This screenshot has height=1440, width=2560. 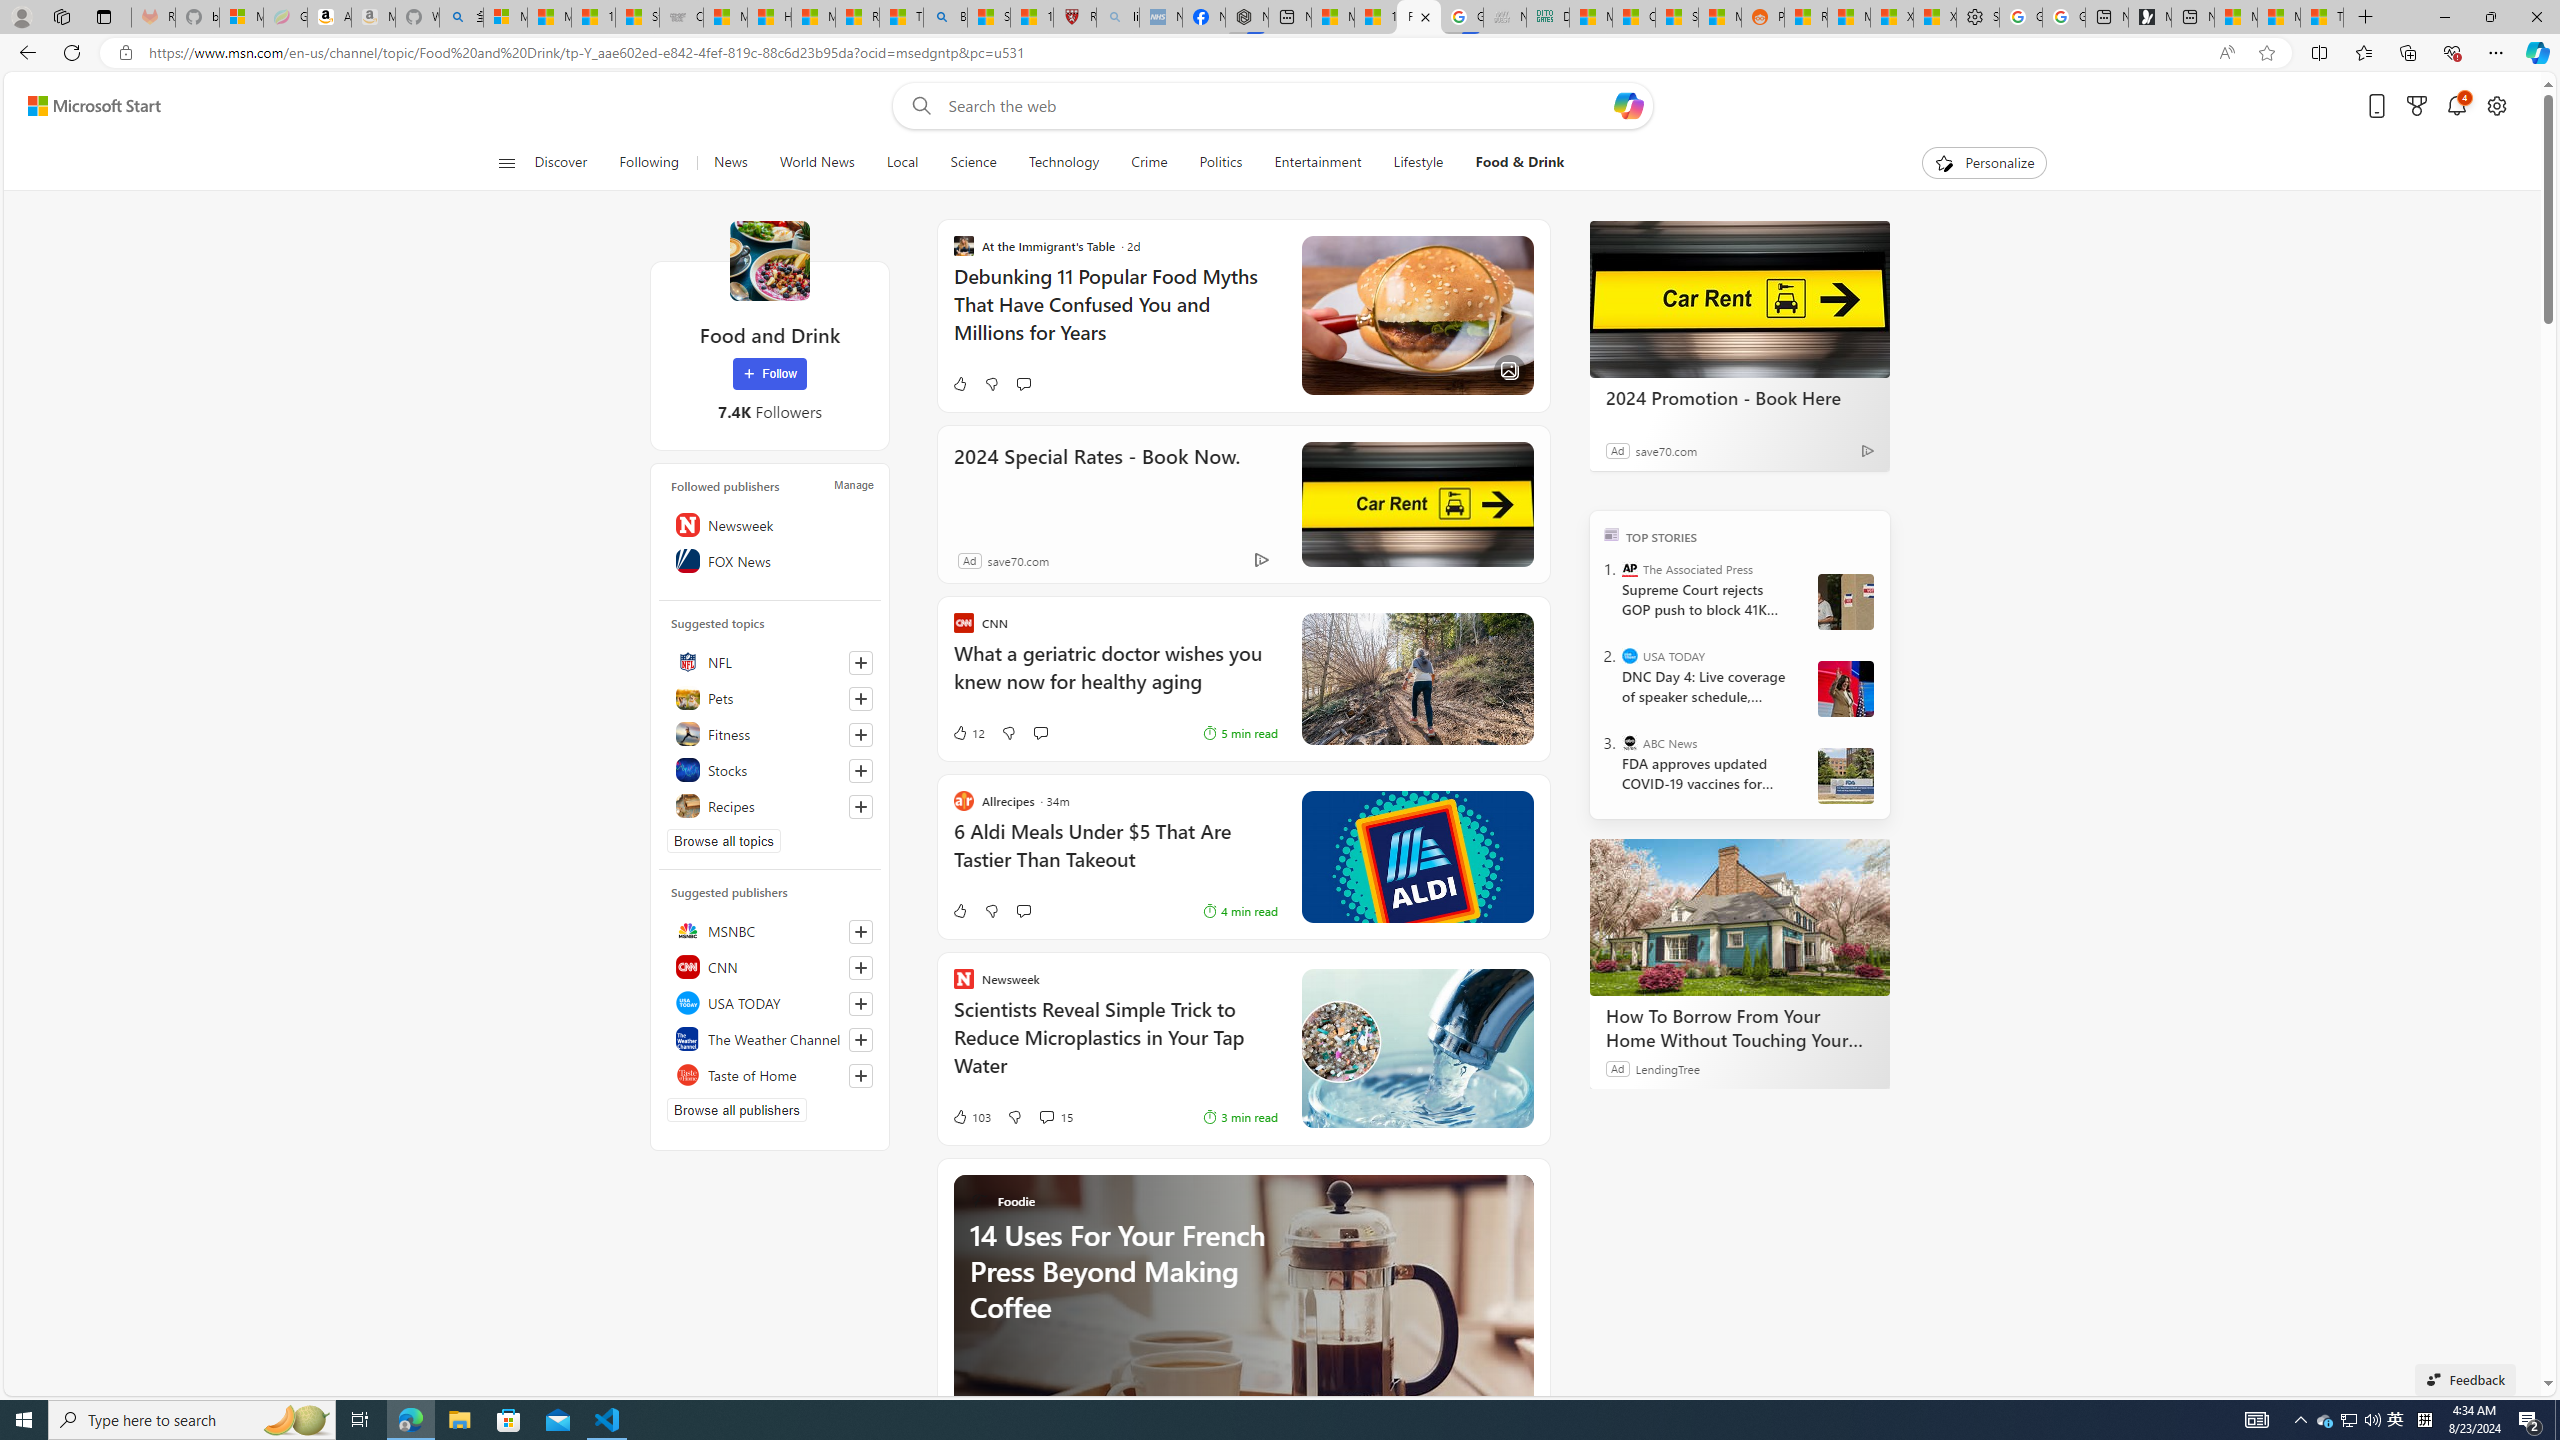 I want to click on 'Taste of Home', so click(x=770, y=1073).